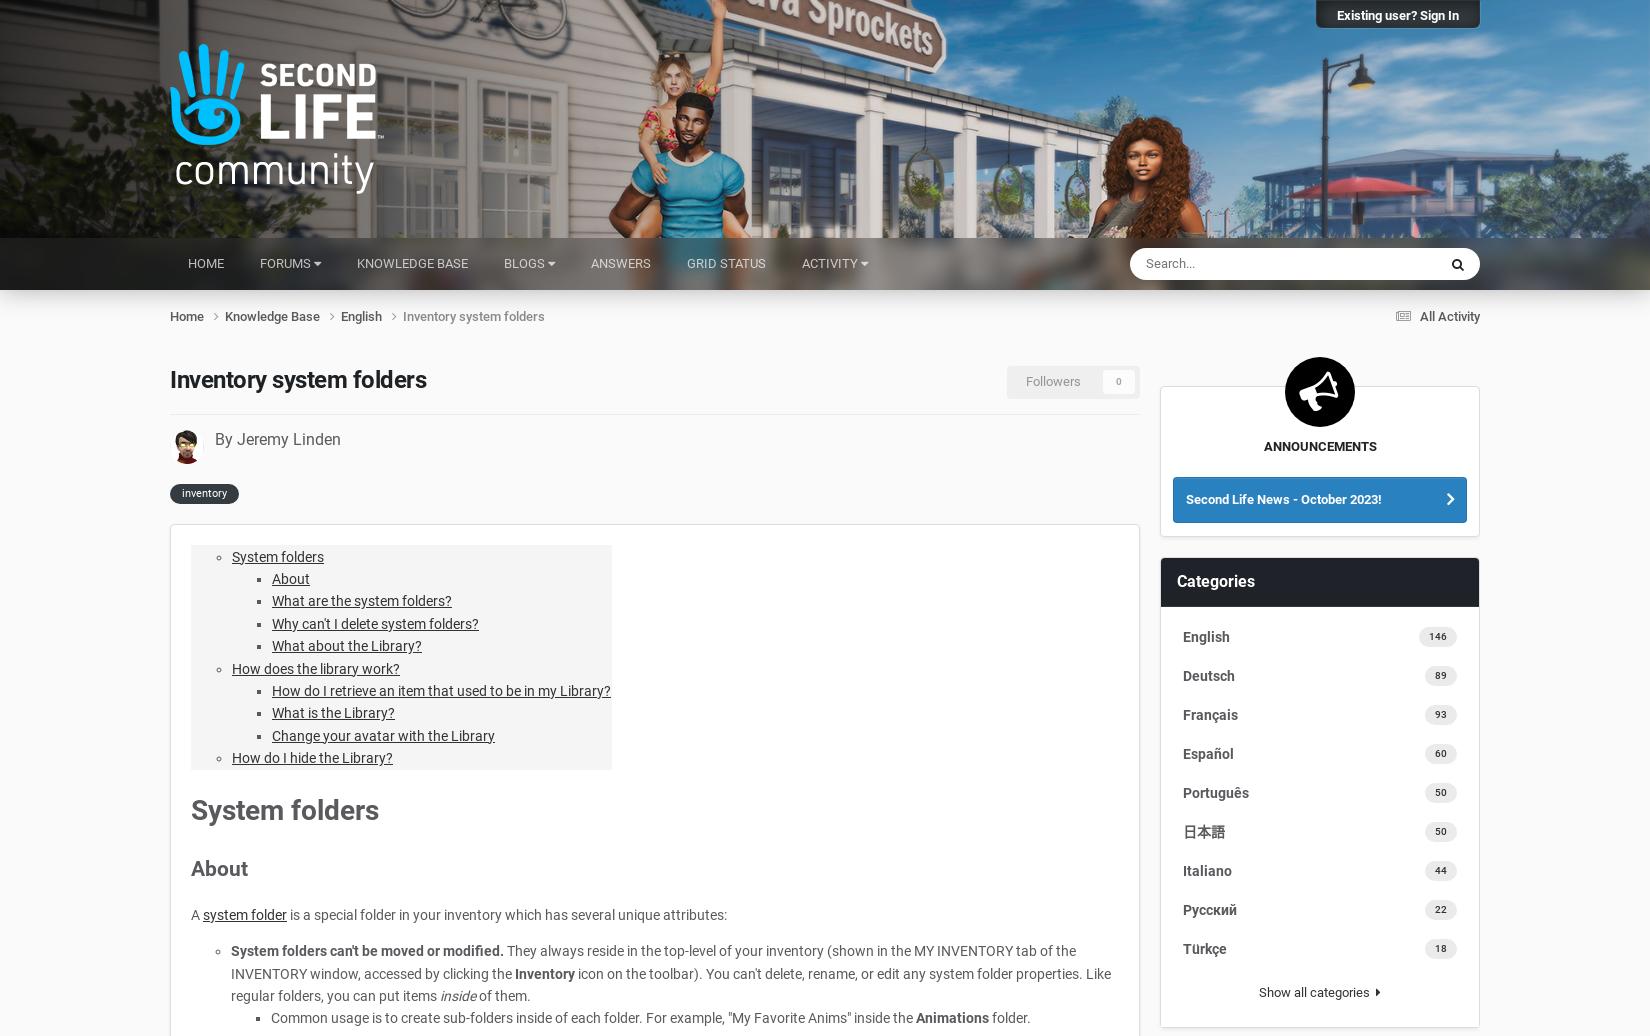 This screenshot has width=1650, height=1036. I want to click on 'Categories', so click(1216, 580).